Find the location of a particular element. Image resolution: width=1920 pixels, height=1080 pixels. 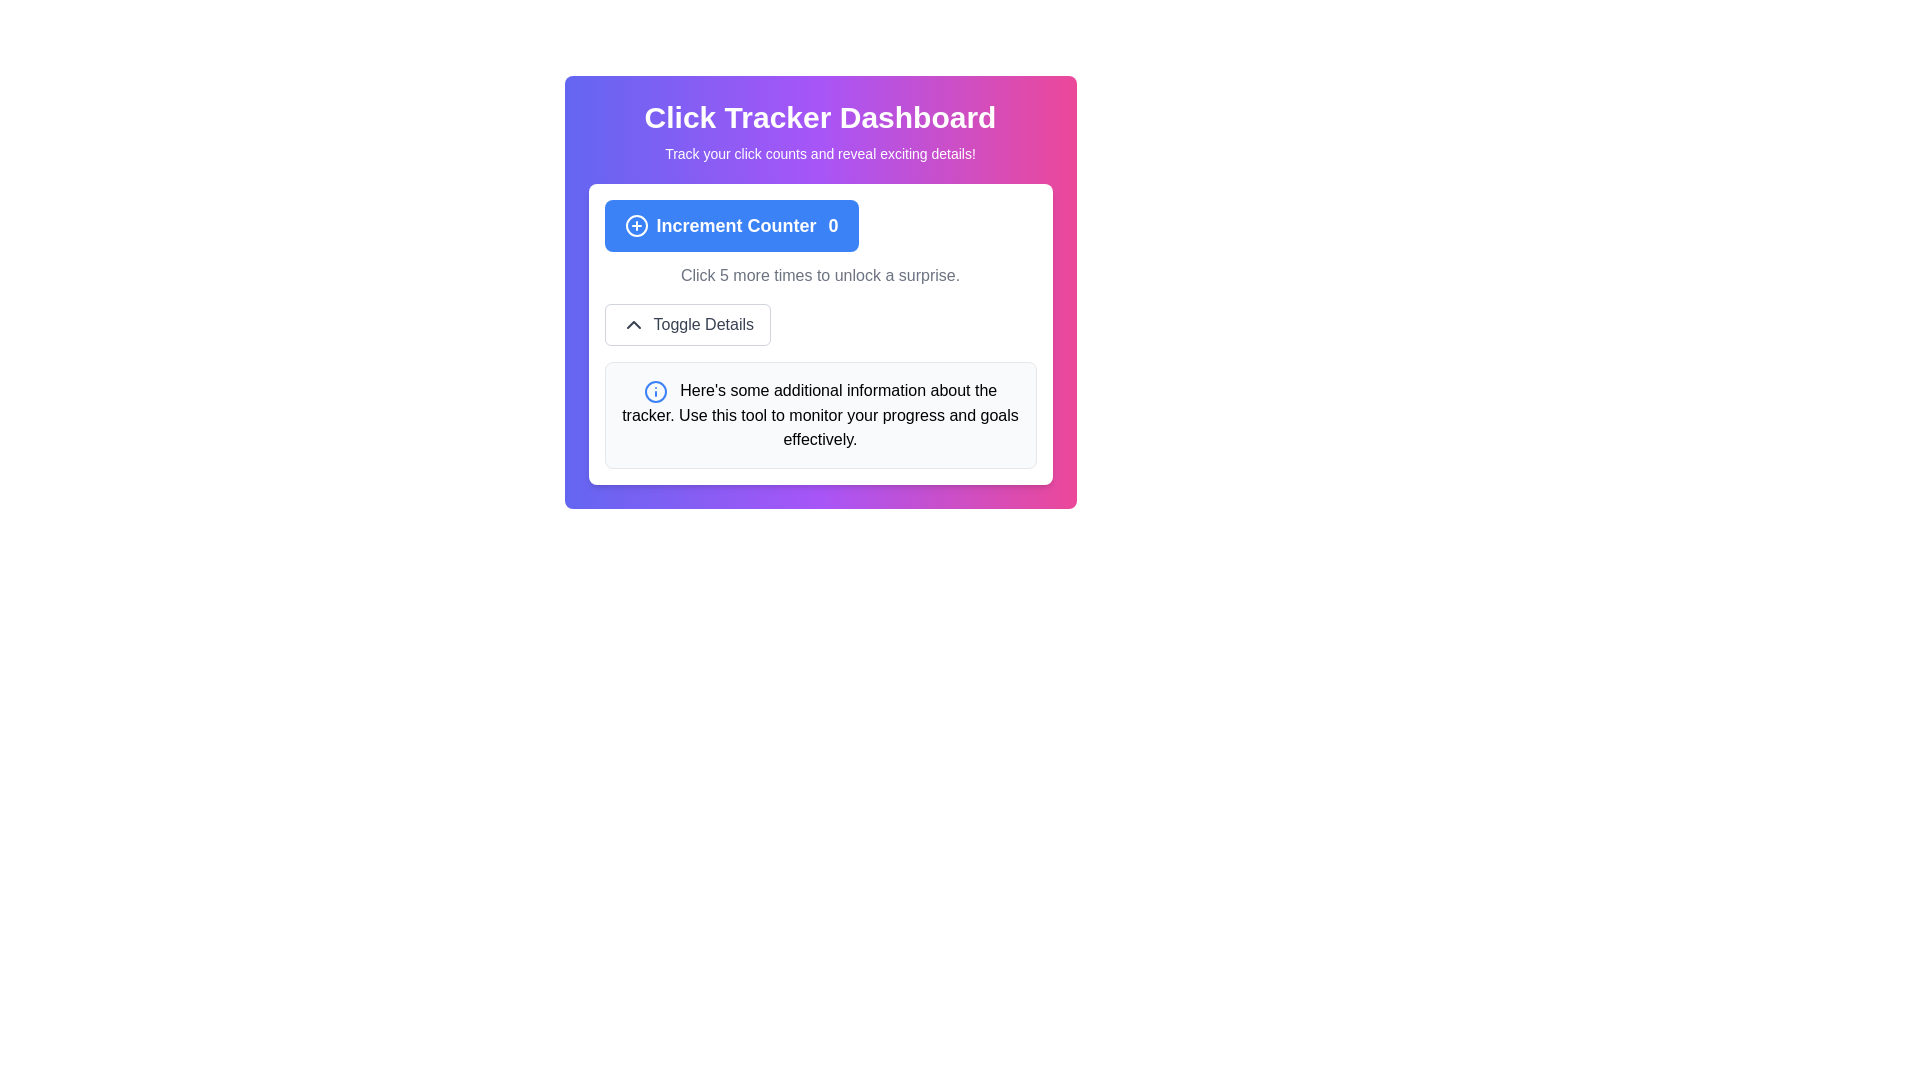

the visual indicator icon adjacent to the 'Increment Counter 0' button is located at coordinates (635, 225).